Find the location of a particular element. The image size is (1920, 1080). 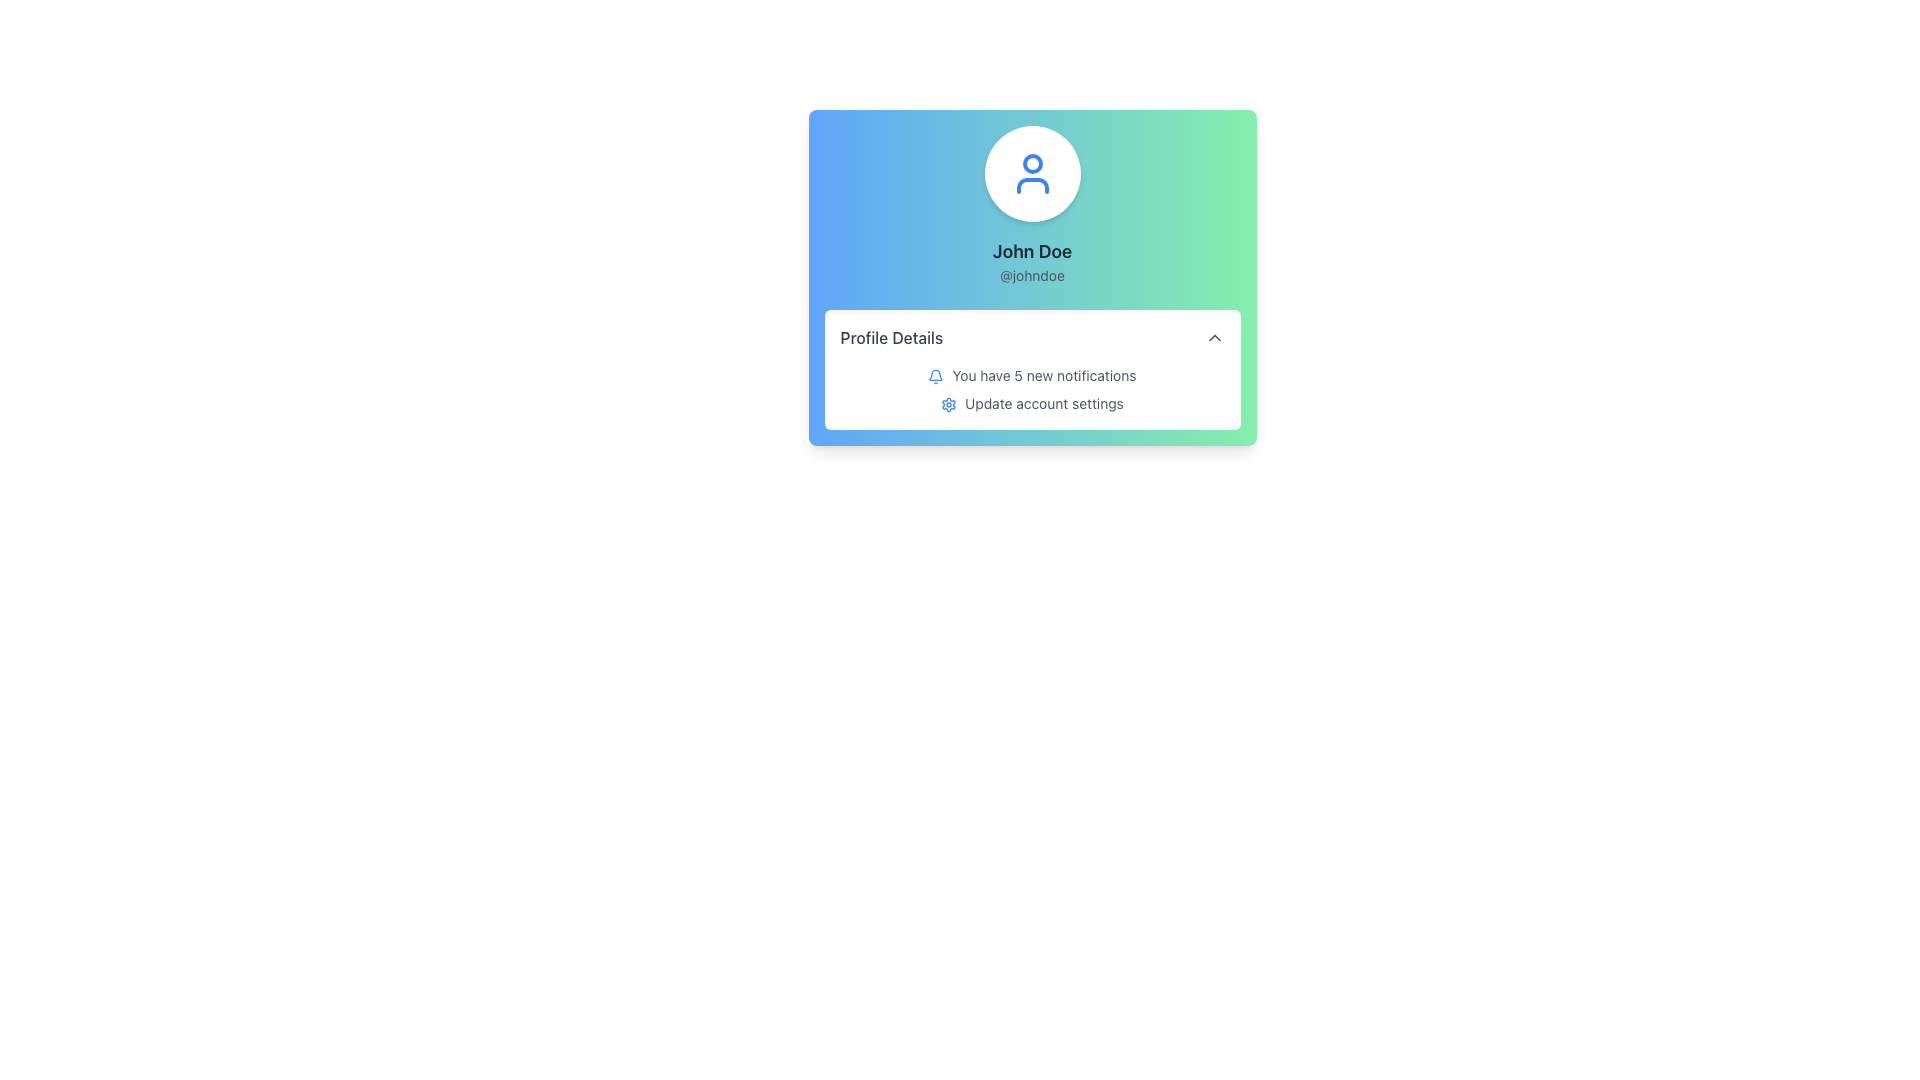

the Text label with icon under 'Profile Details' is located at coordinates (1032, 404).